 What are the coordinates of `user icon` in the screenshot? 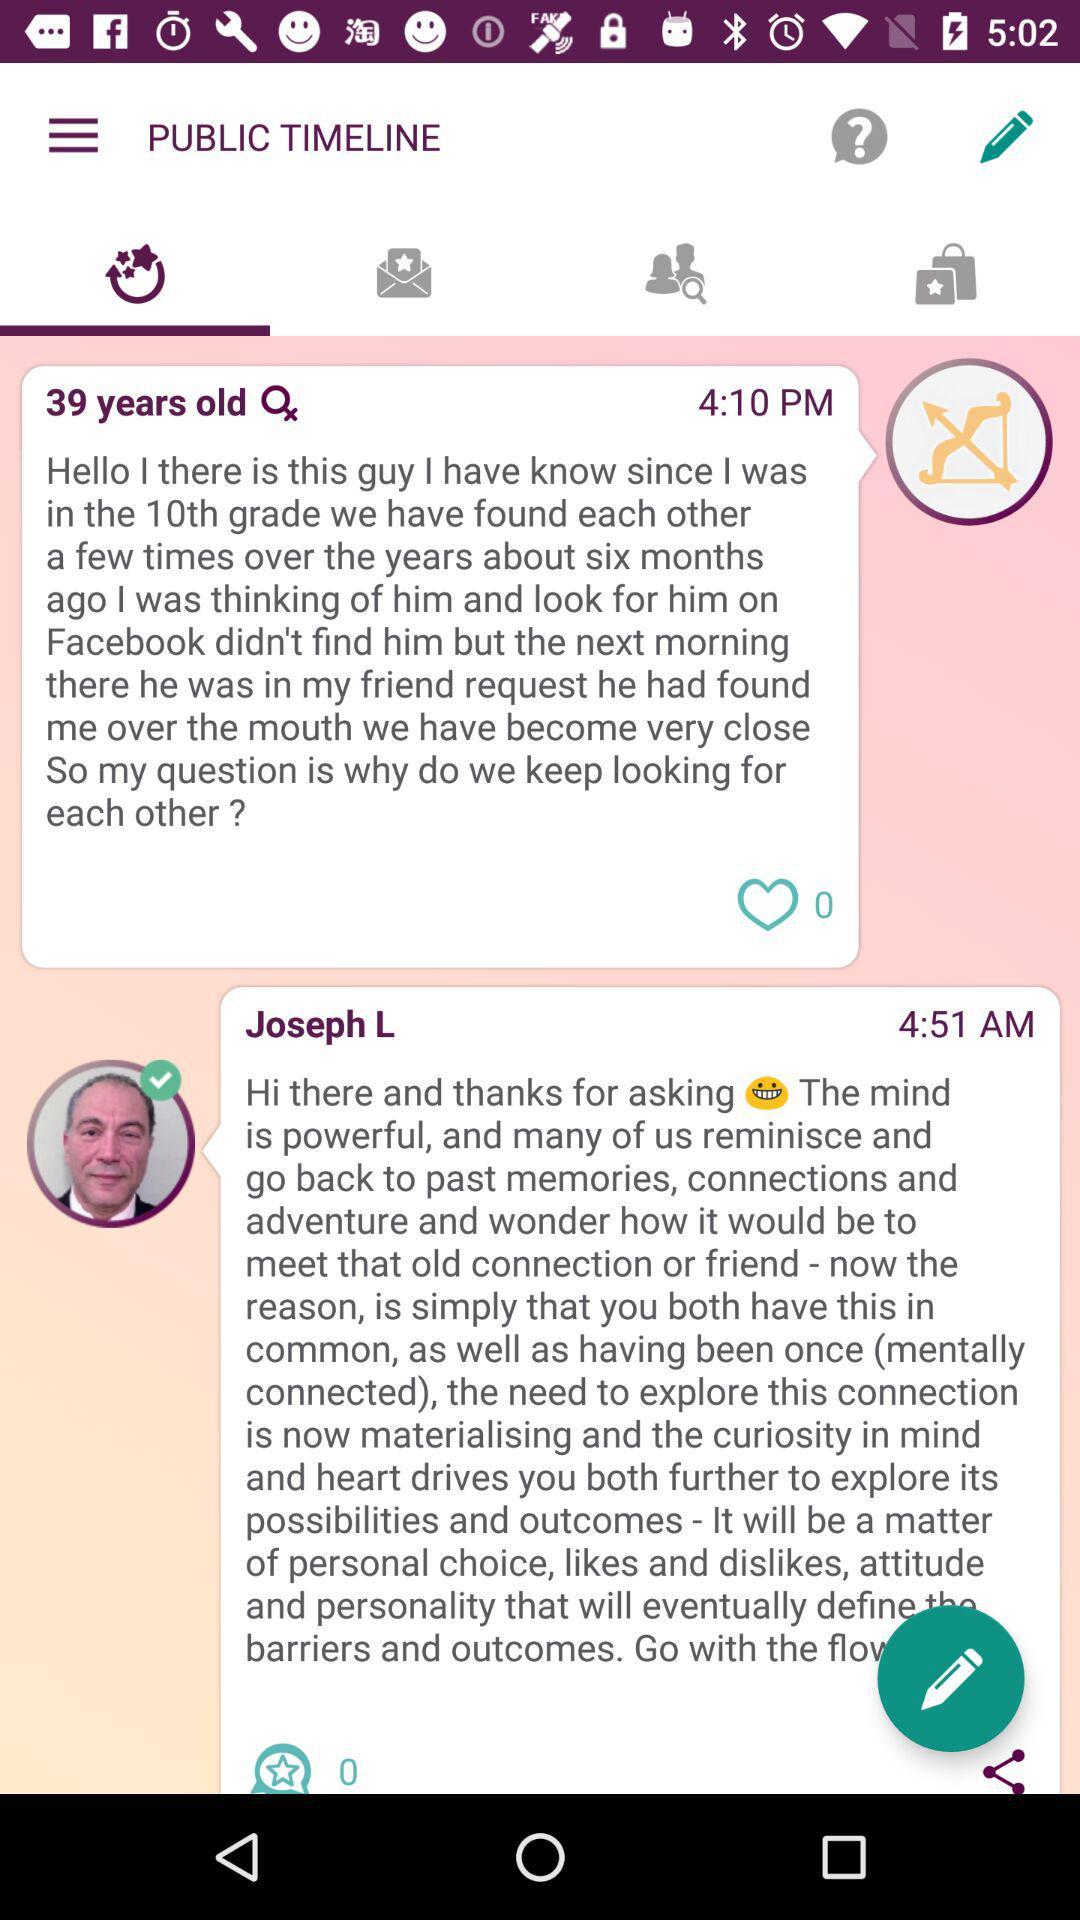 It's located at (967, 440).